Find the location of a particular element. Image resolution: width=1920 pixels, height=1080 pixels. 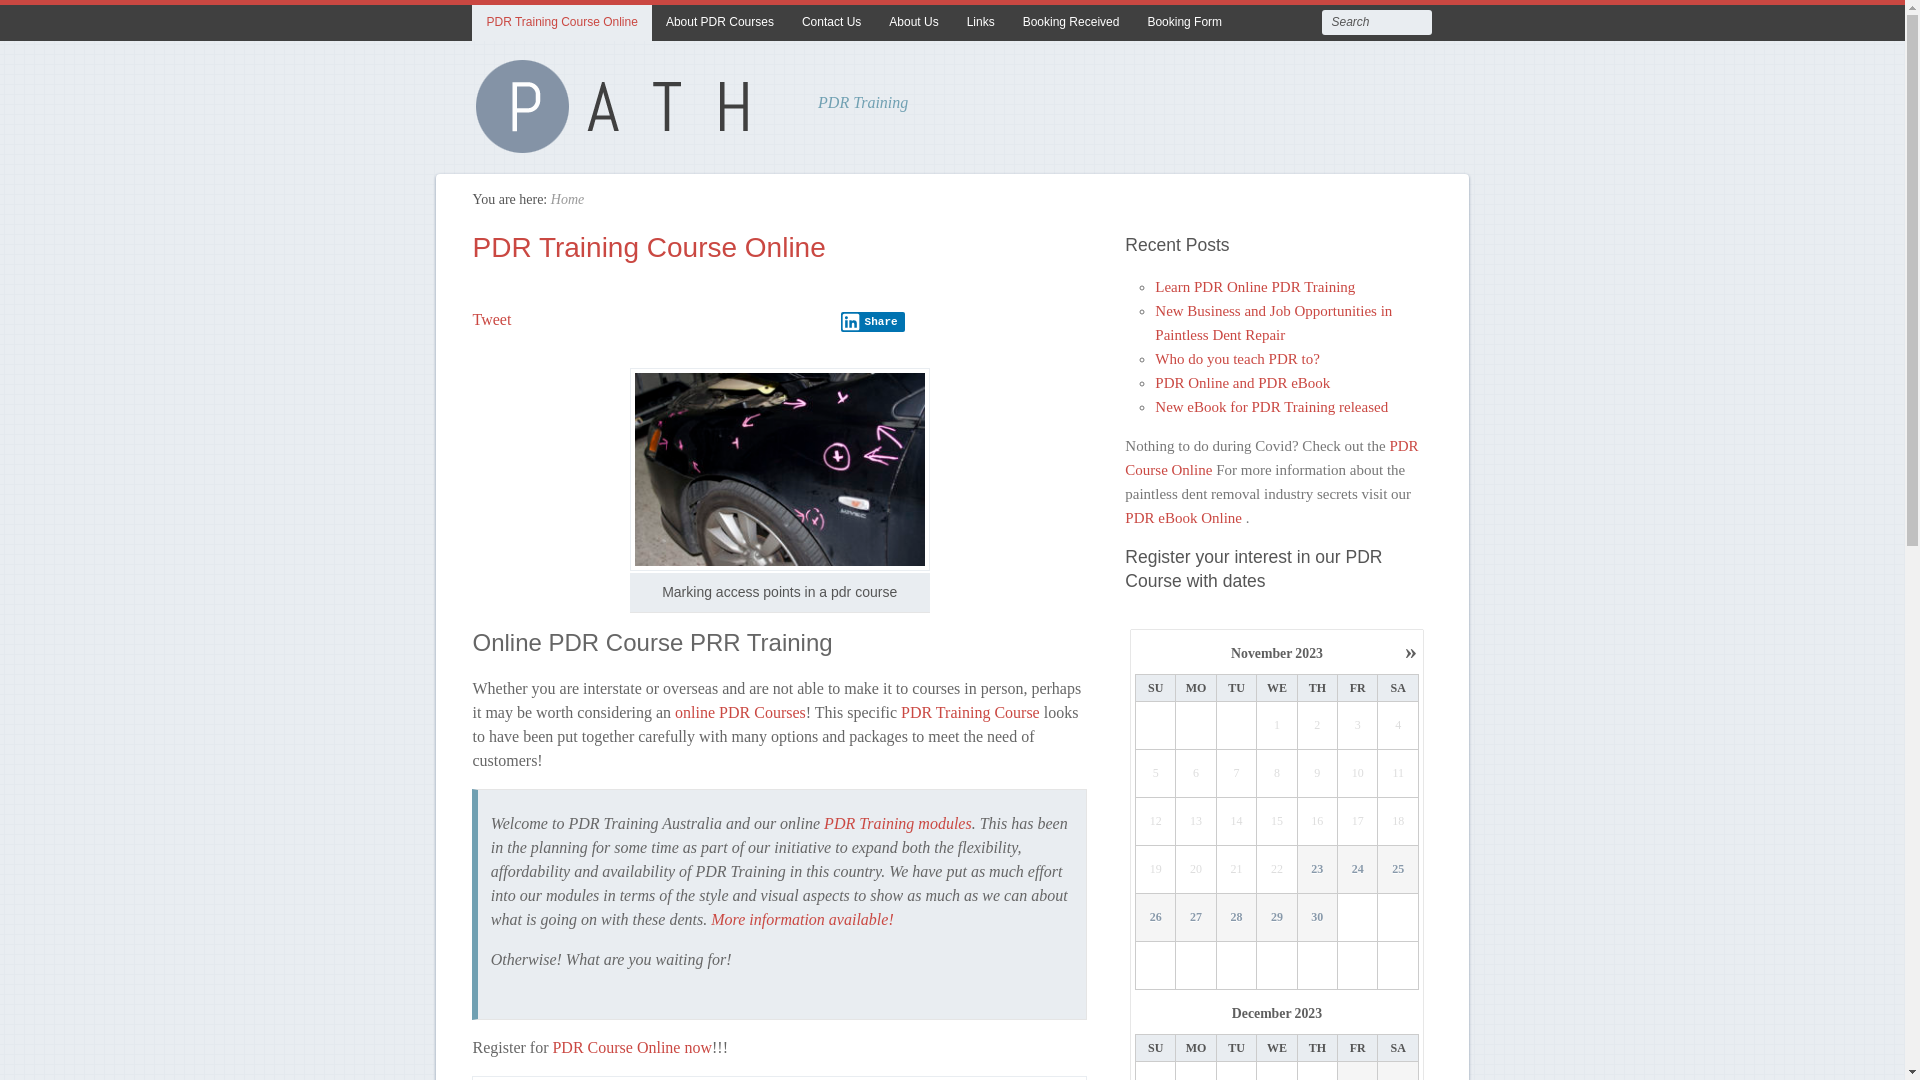

'7' is located at coordinates (1236, 773).